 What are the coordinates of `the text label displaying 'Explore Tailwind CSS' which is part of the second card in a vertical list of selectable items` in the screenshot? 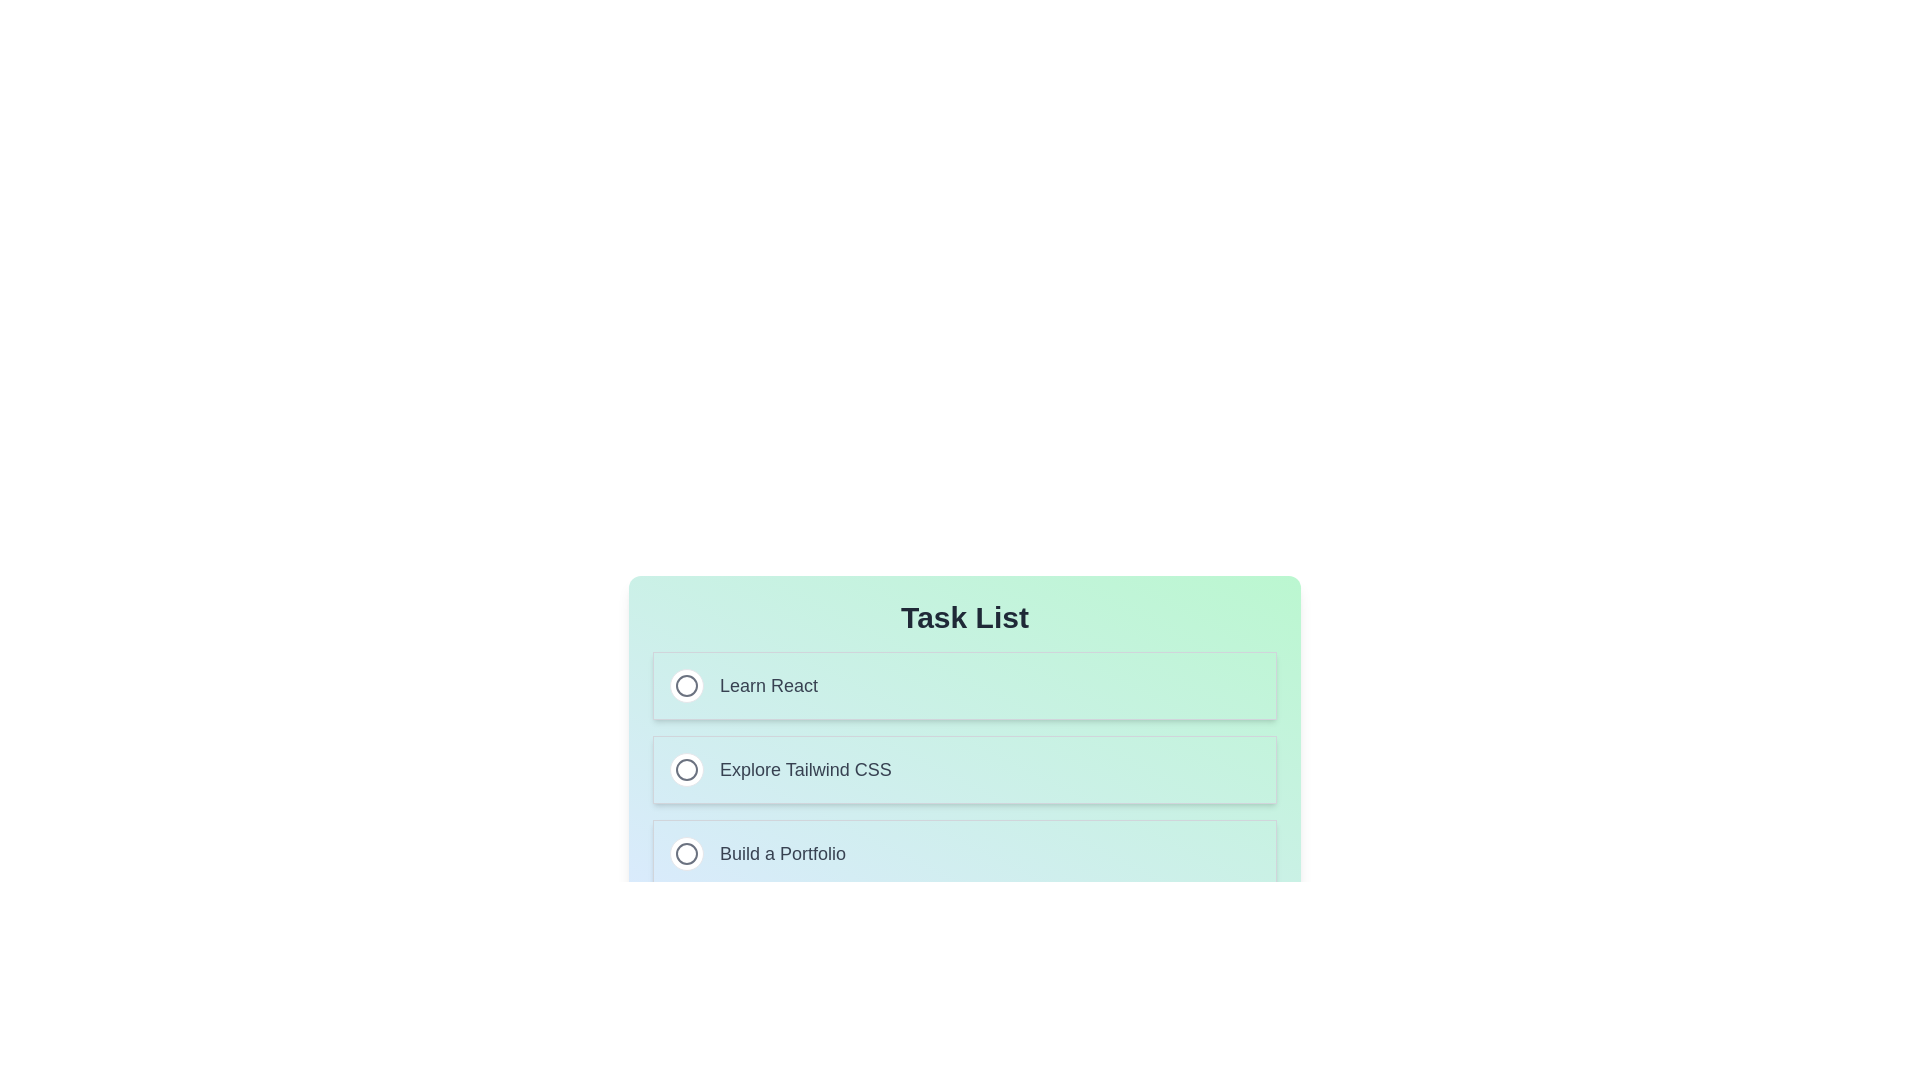 It's located at (805, 769).